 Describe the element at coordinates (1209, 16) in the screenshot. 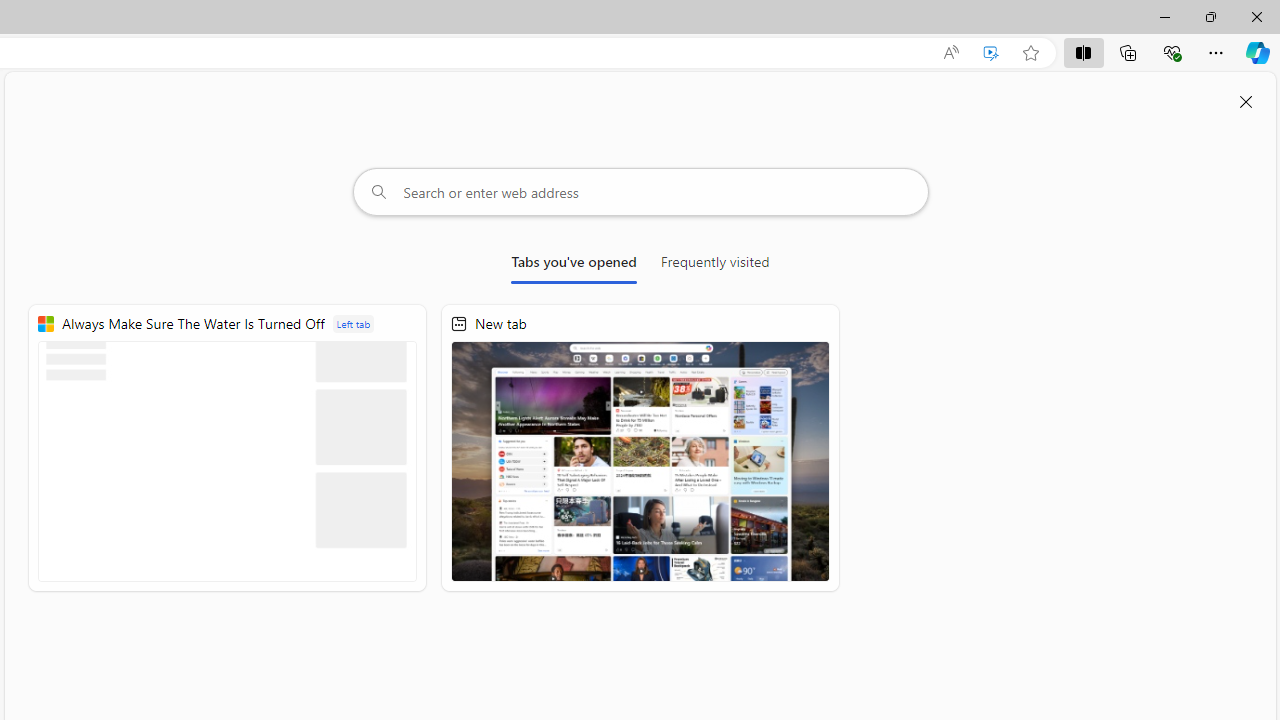

I see `'Restore'` at that location.